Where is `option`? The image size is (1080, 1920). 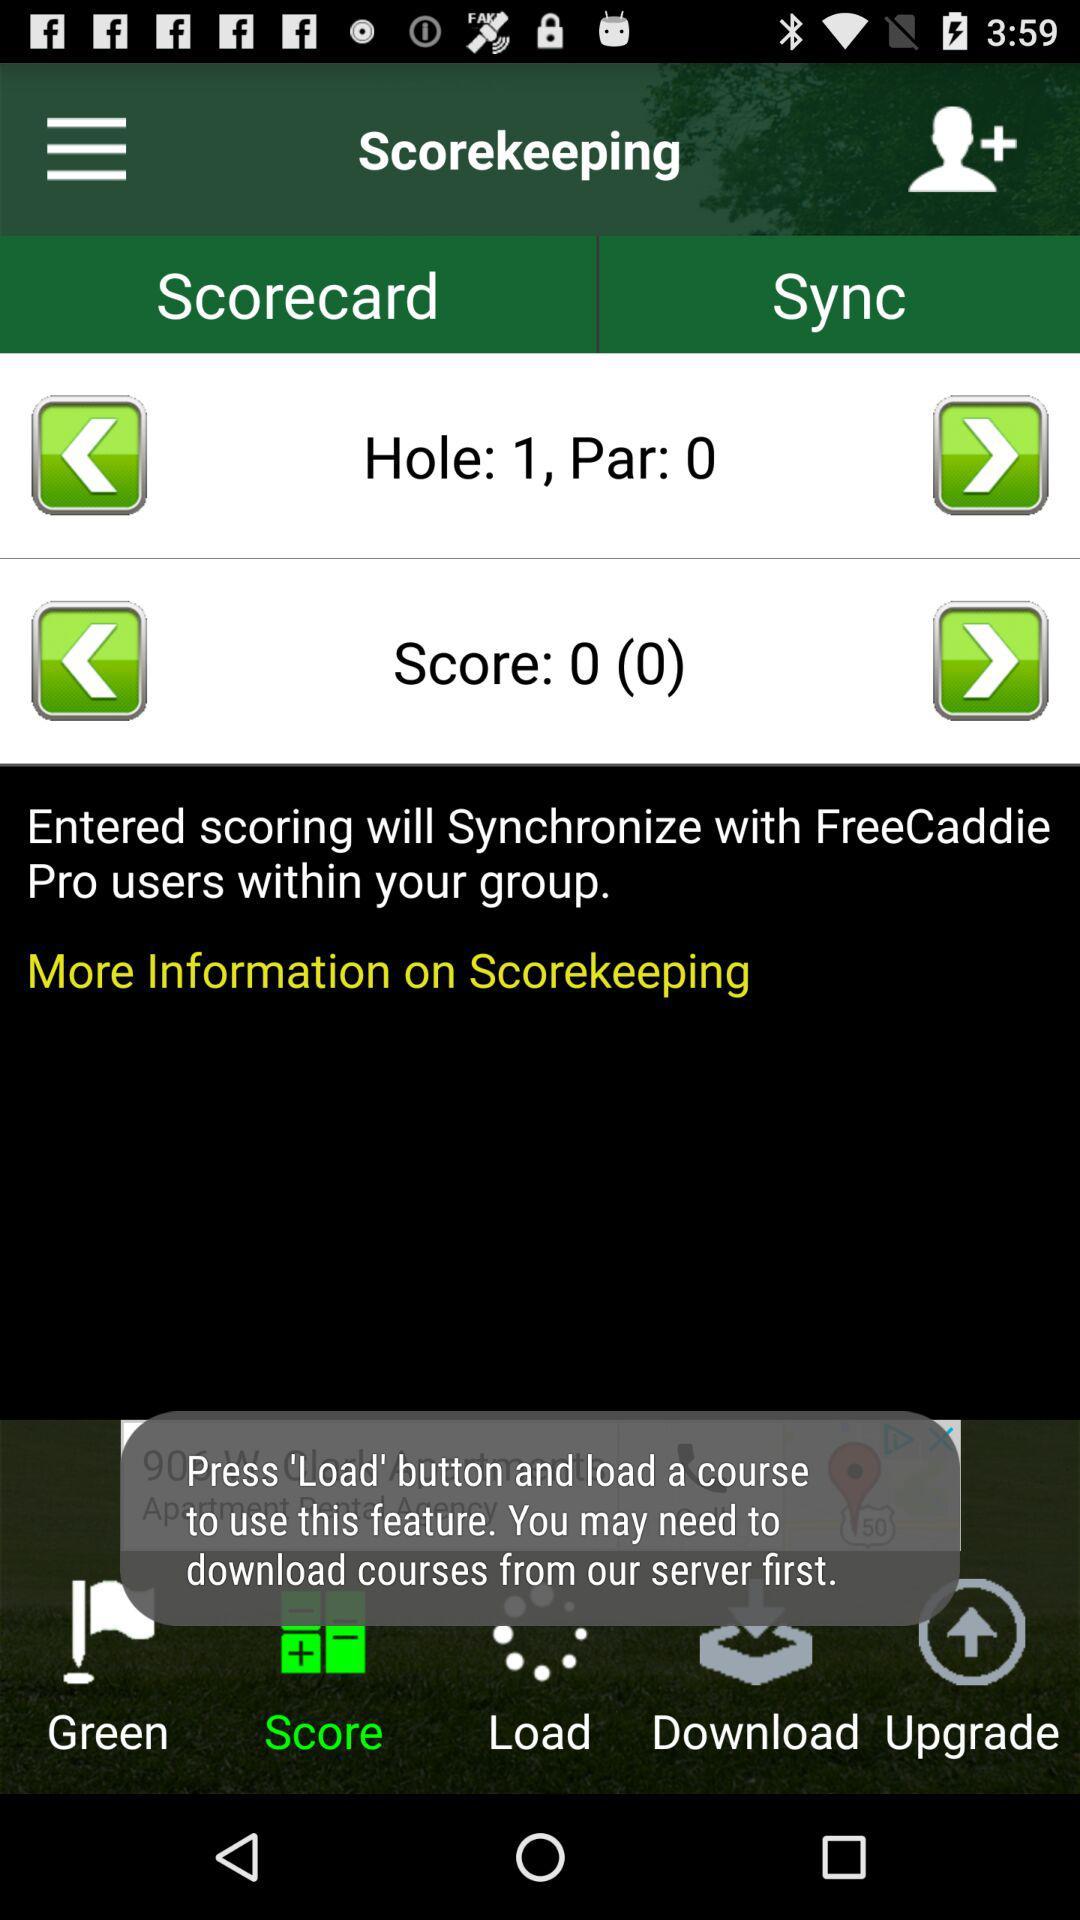
option is located at coordinates (77, 148).